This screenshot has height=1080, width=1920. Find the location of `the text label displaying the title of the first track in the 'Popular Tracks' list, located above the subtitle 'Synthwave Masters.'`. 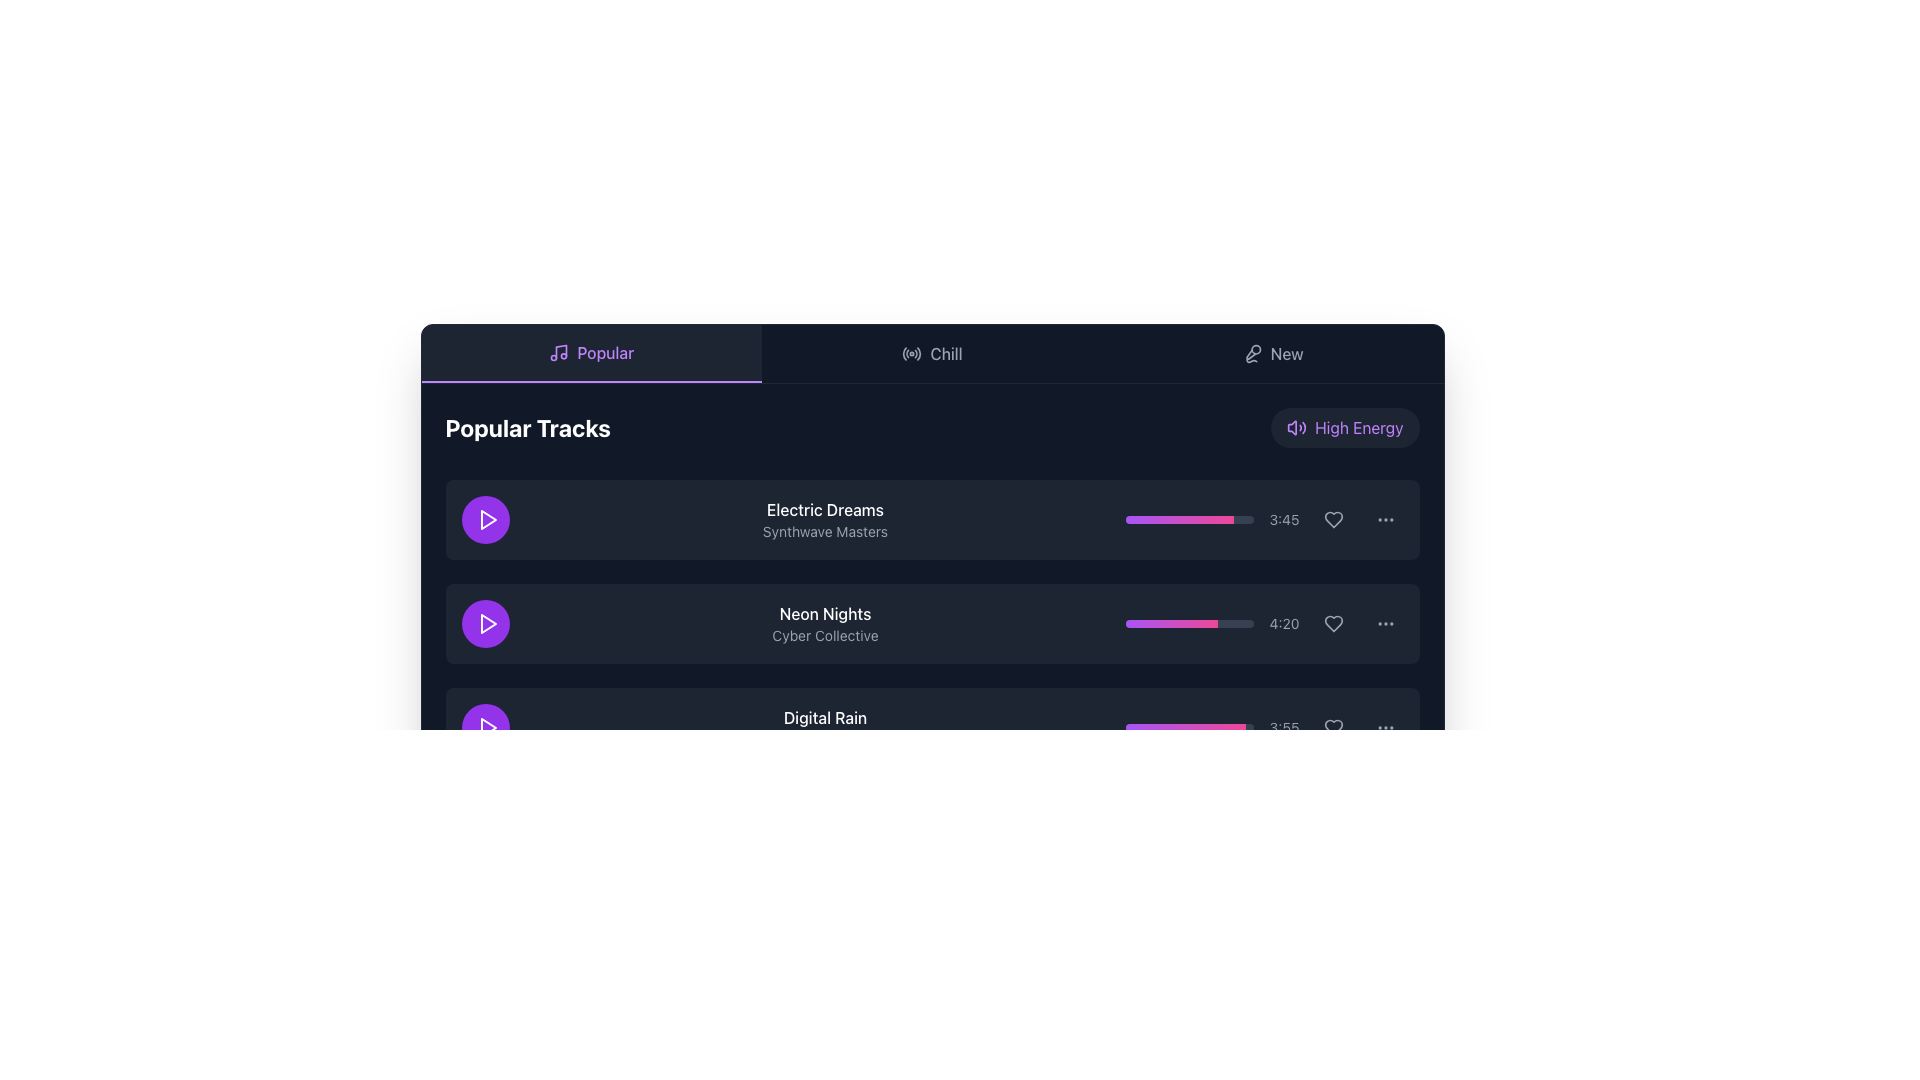

the text label displaying the title of the first track in the 'Popular Tracks' list, located above the subtitle 'Synthwave Masters.' is located at coordinates (825, 508).